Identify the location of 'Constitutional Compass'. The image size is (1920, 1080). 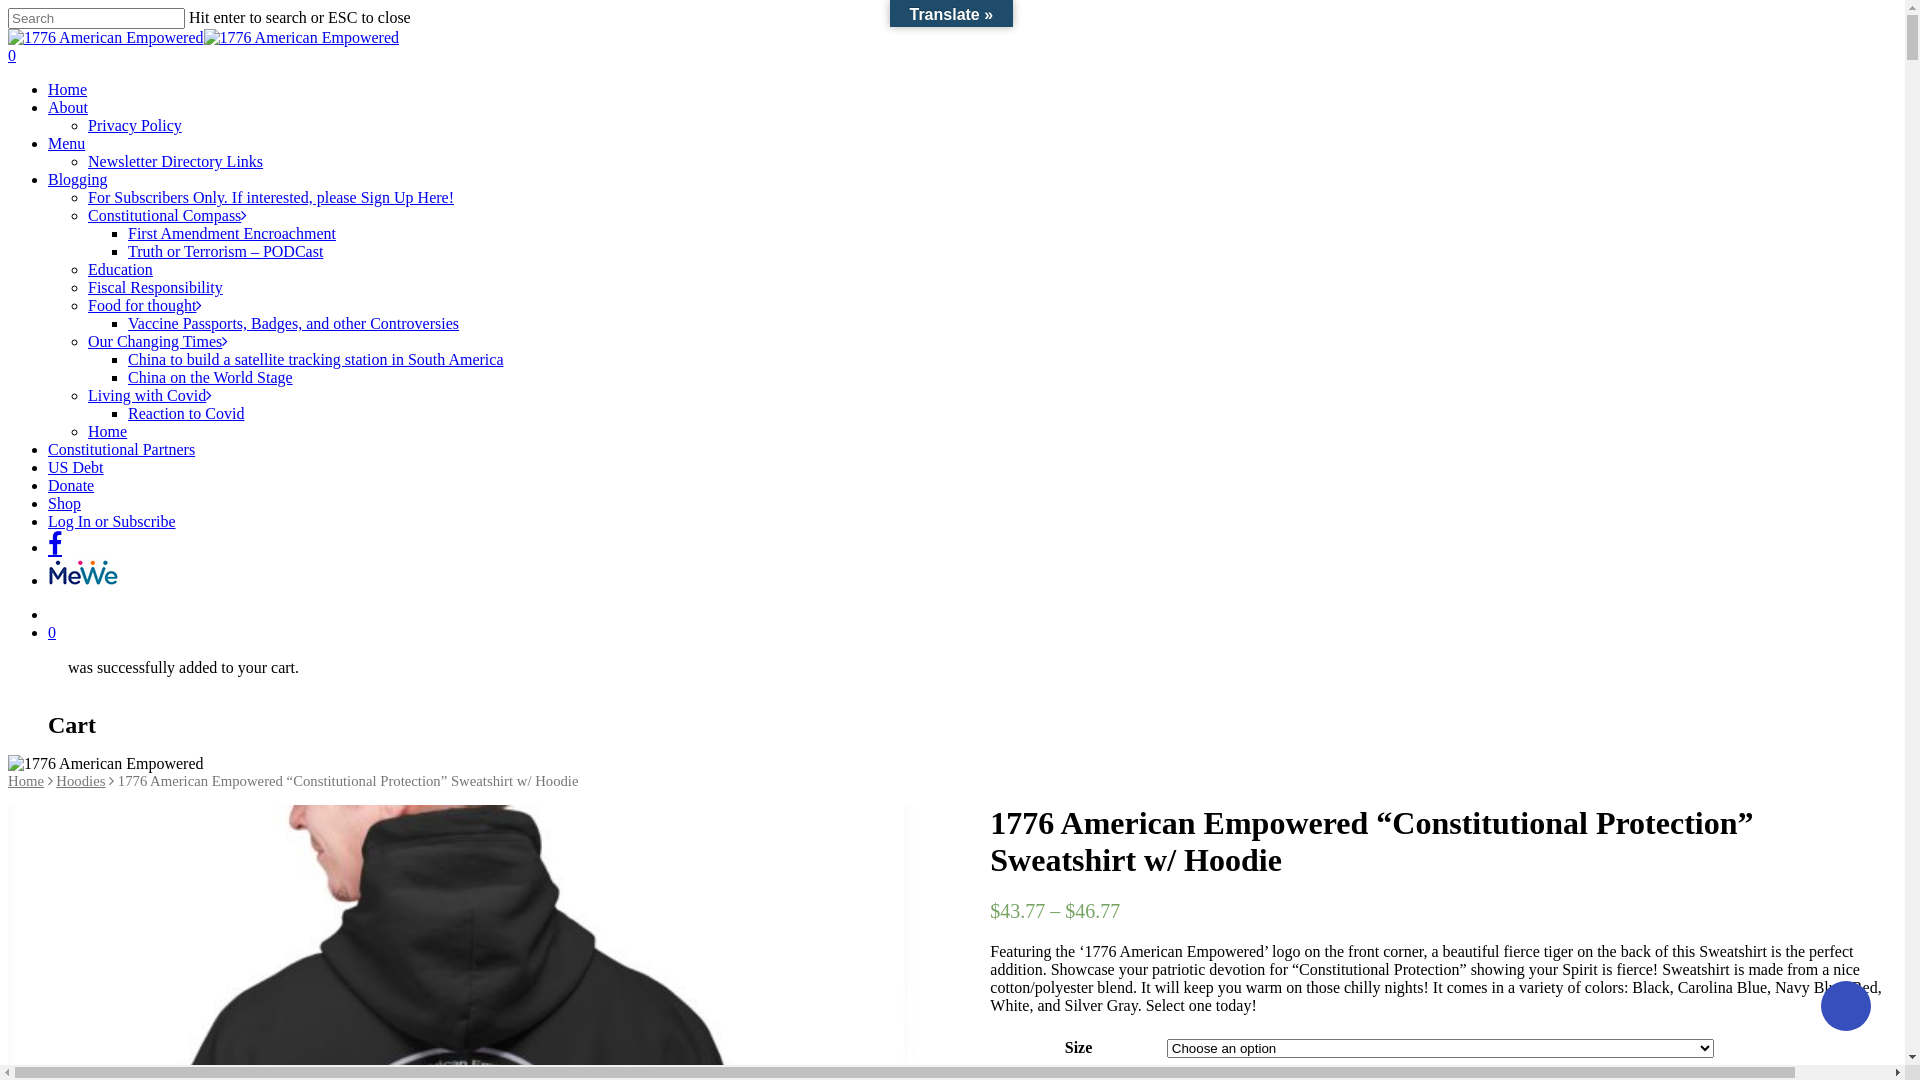
(167, 215).